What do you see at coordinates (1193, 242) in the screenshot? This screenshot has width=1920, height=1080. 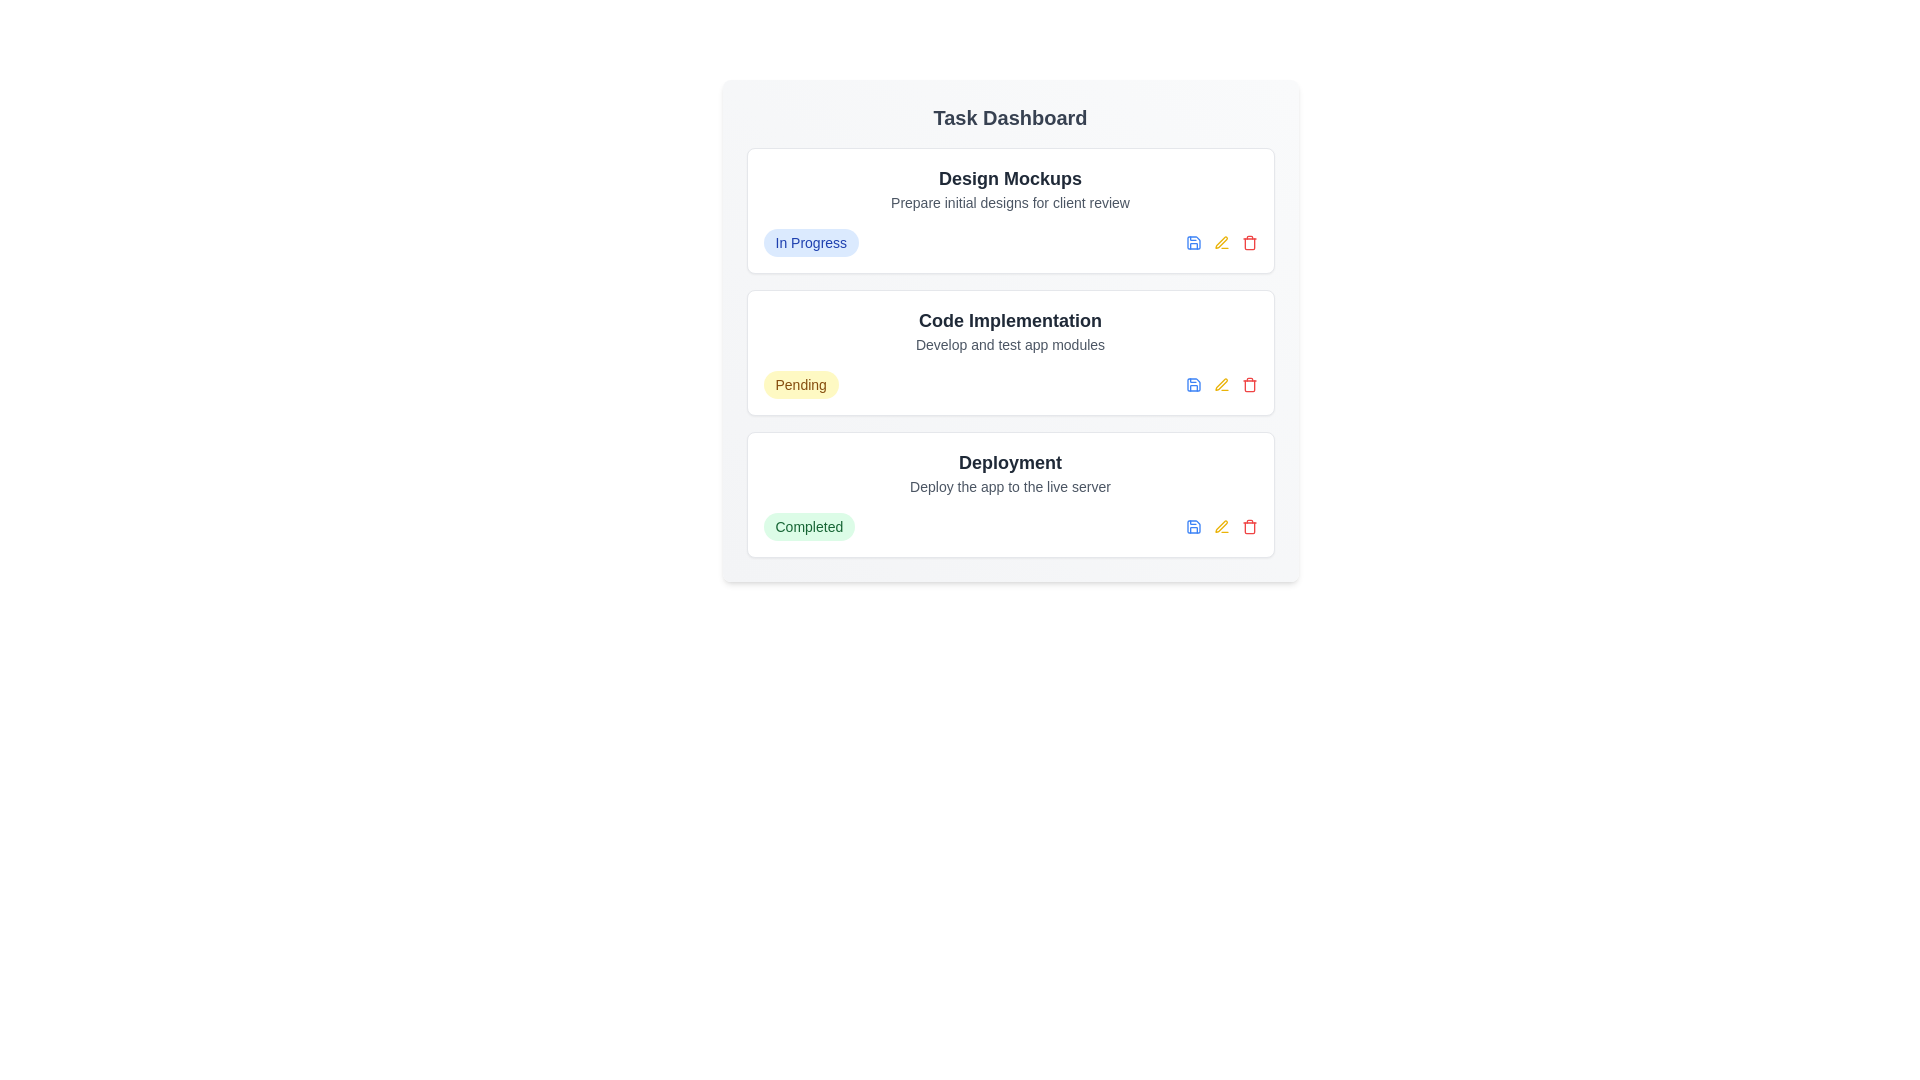 I see `the save button for the task with title 'Design Mockups'` at bounding box center [1193, 242].